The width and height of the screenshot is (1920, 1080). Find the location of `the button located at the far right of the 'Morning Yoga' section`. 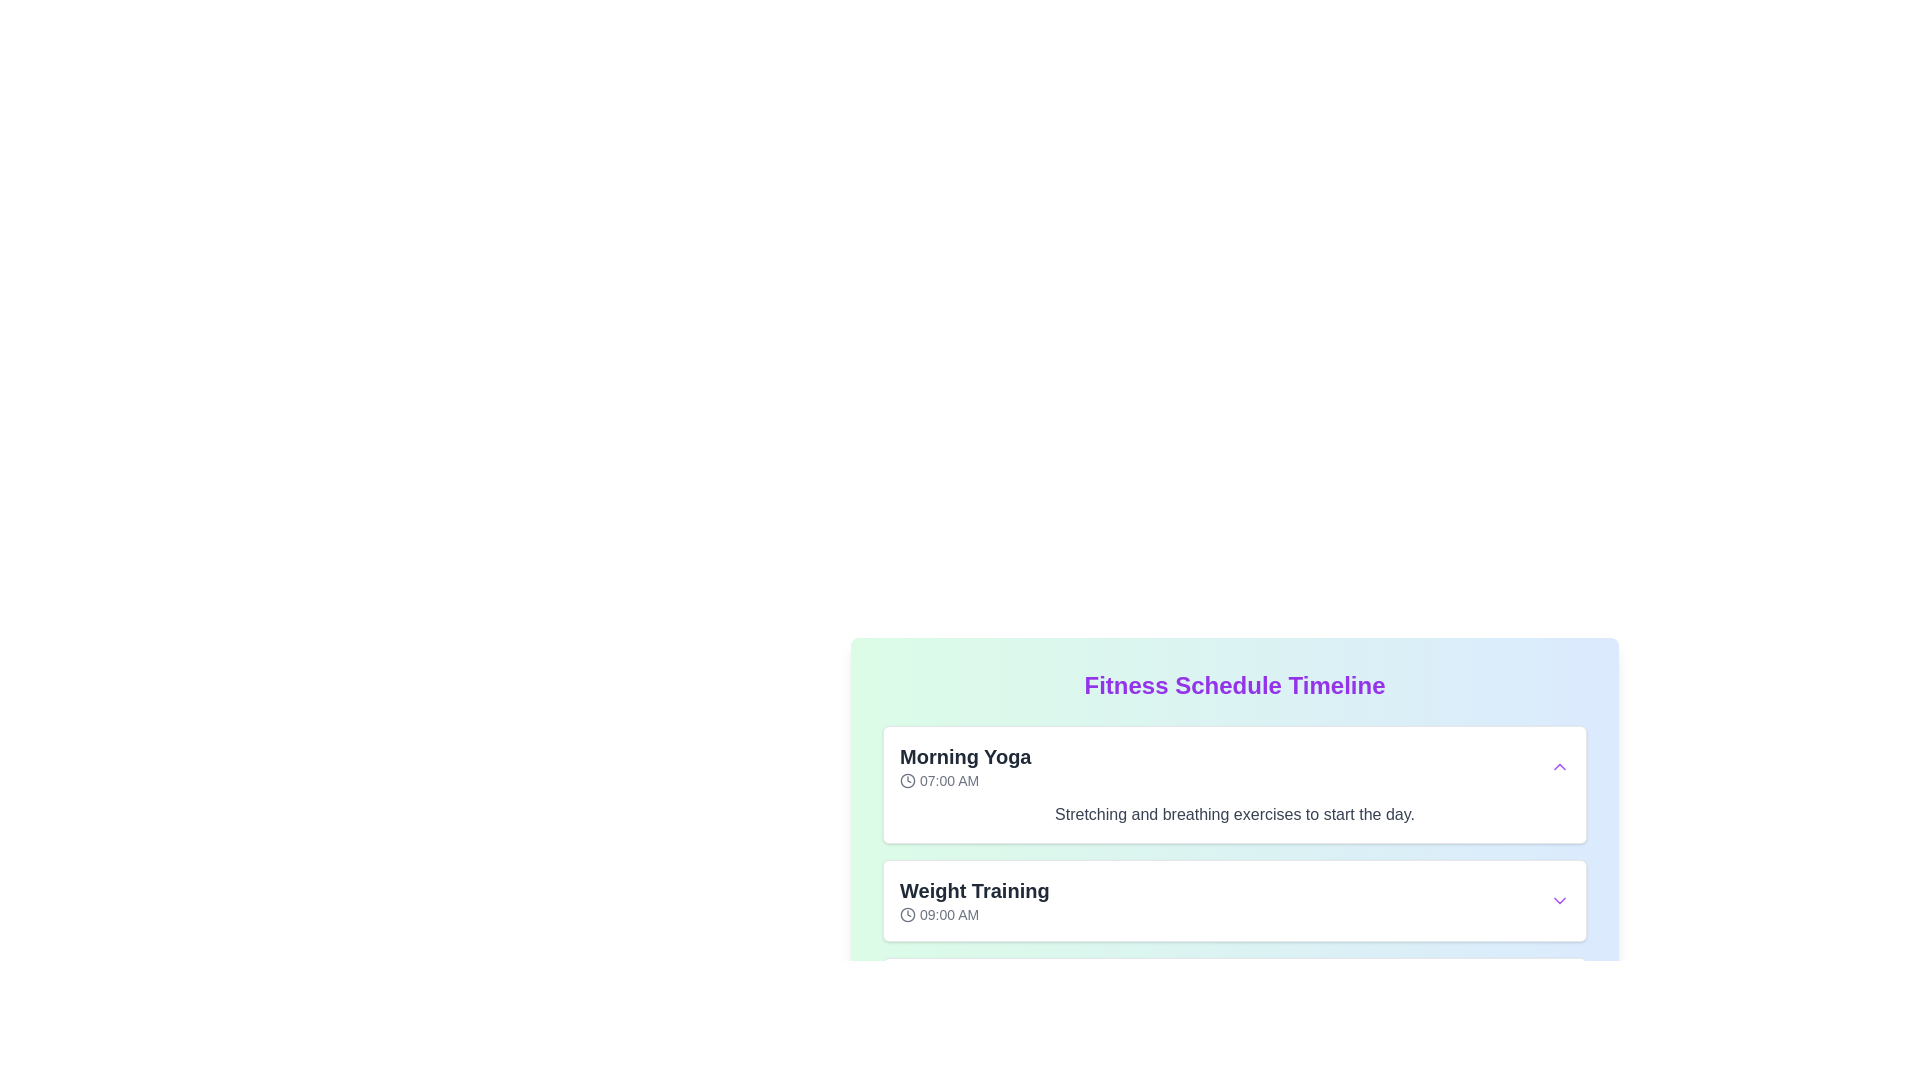

the button located at the far right of the 'Morning Yoga' section is located at coordinates (1559, 766).